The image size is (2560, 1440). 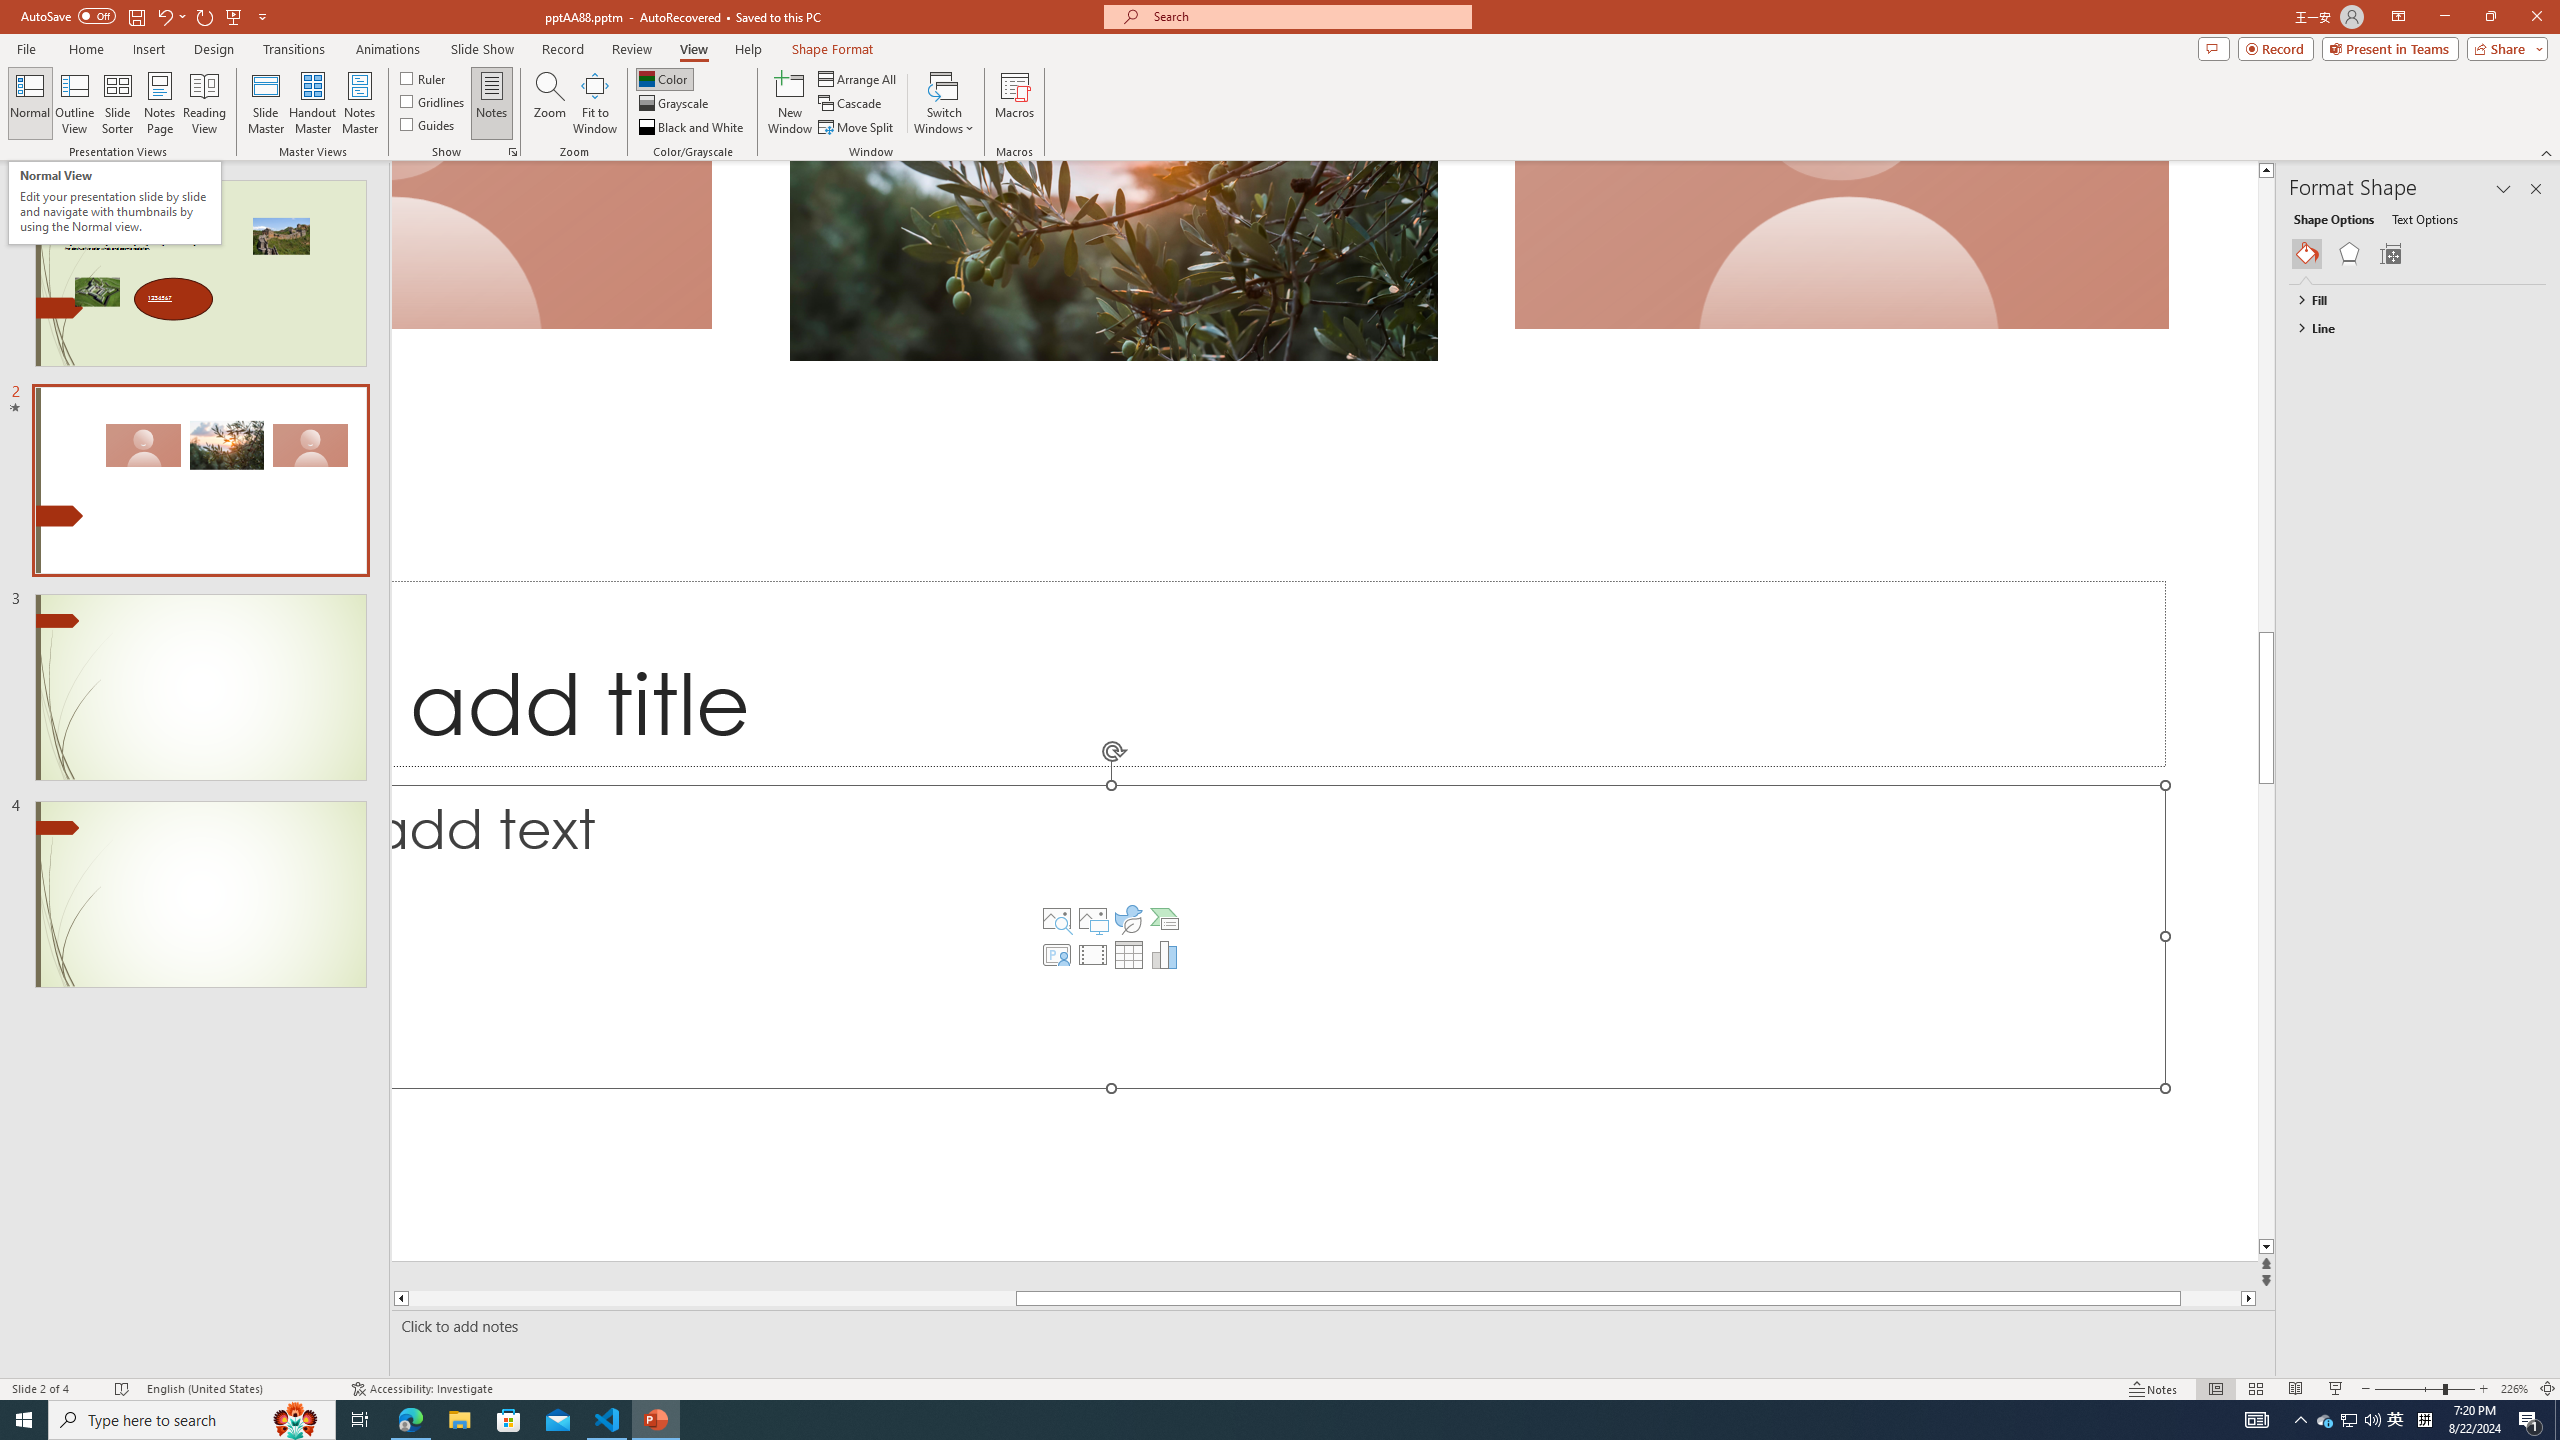 What do you see at coordinates (1056, 918) in the screenshot?
I see `'Stock Images'` at bounding box center [1056, 918].